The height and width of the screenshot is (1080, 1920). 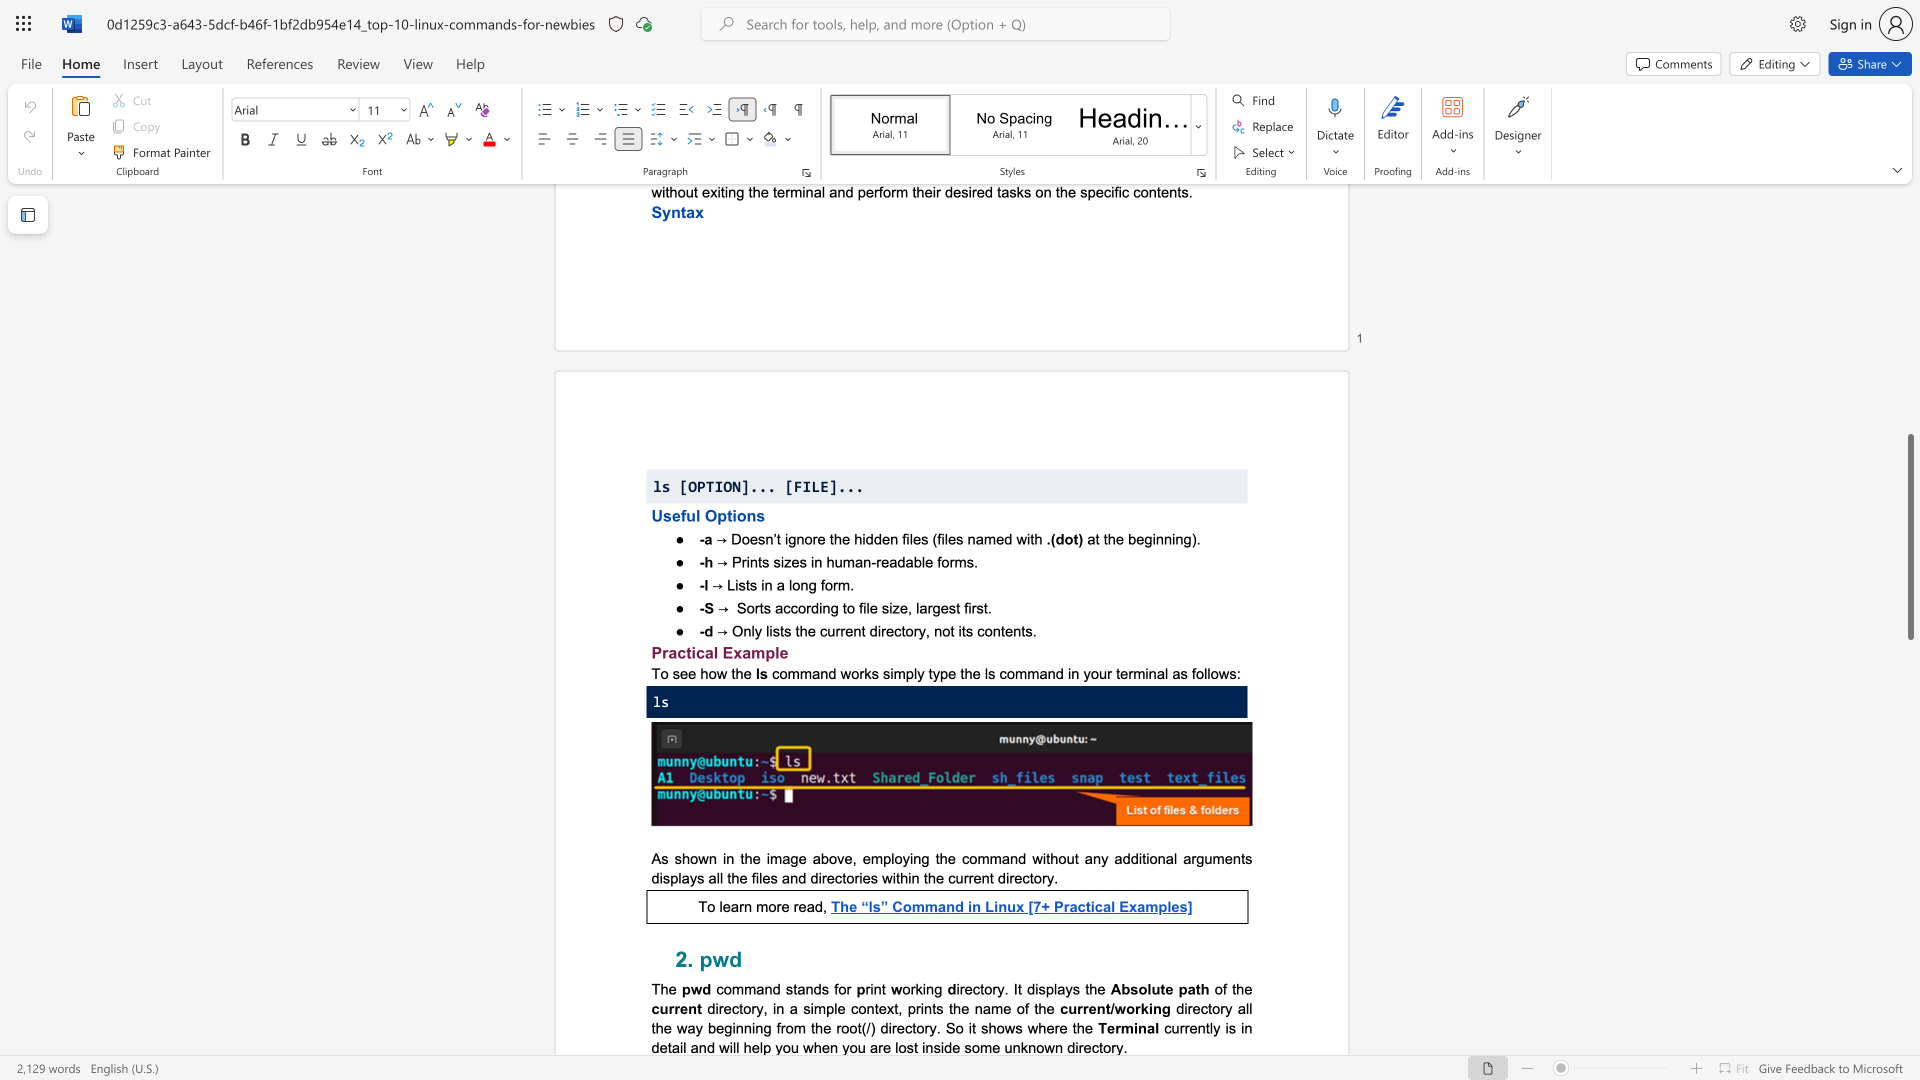 I want to click on the scrollbar to move the page up, so click(x=1909, y=309).